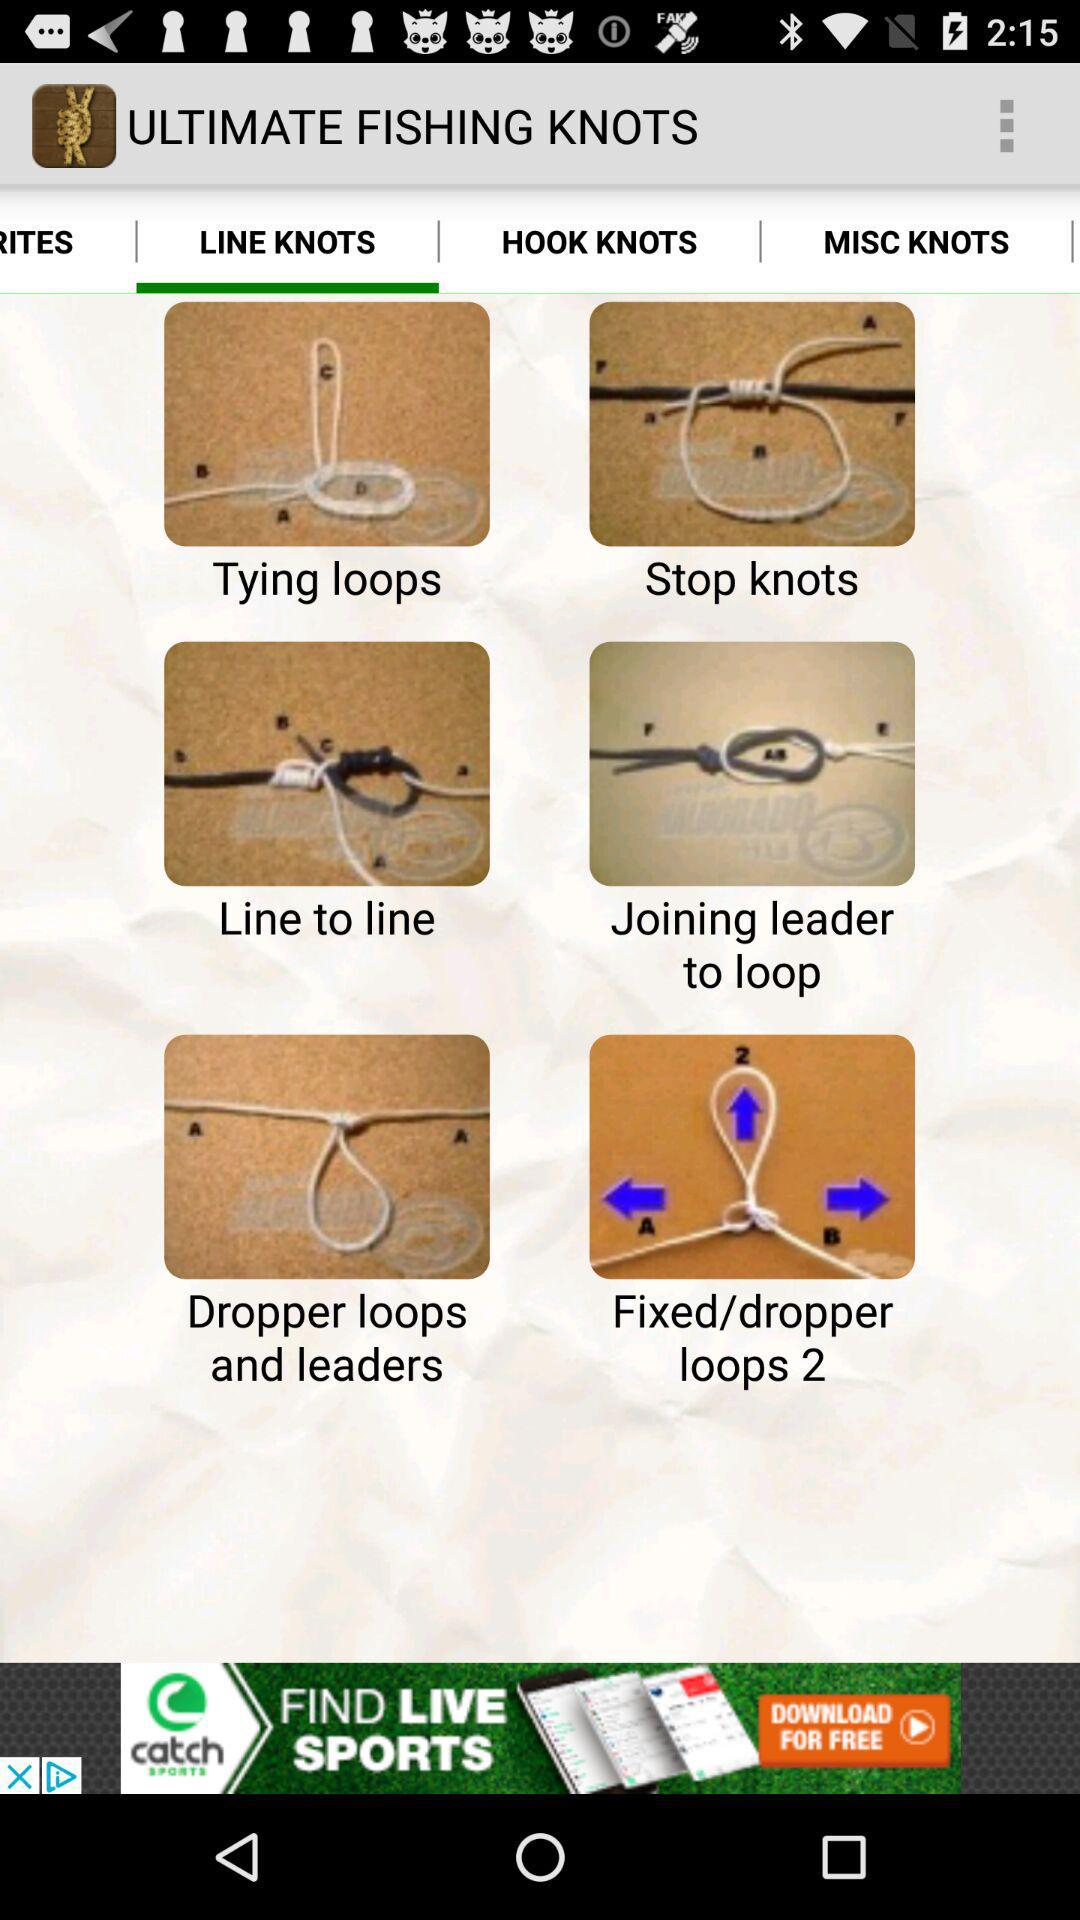  Describe the element at coordinates (752, 762) in the screenshot. I see `expand this picture` at that location.